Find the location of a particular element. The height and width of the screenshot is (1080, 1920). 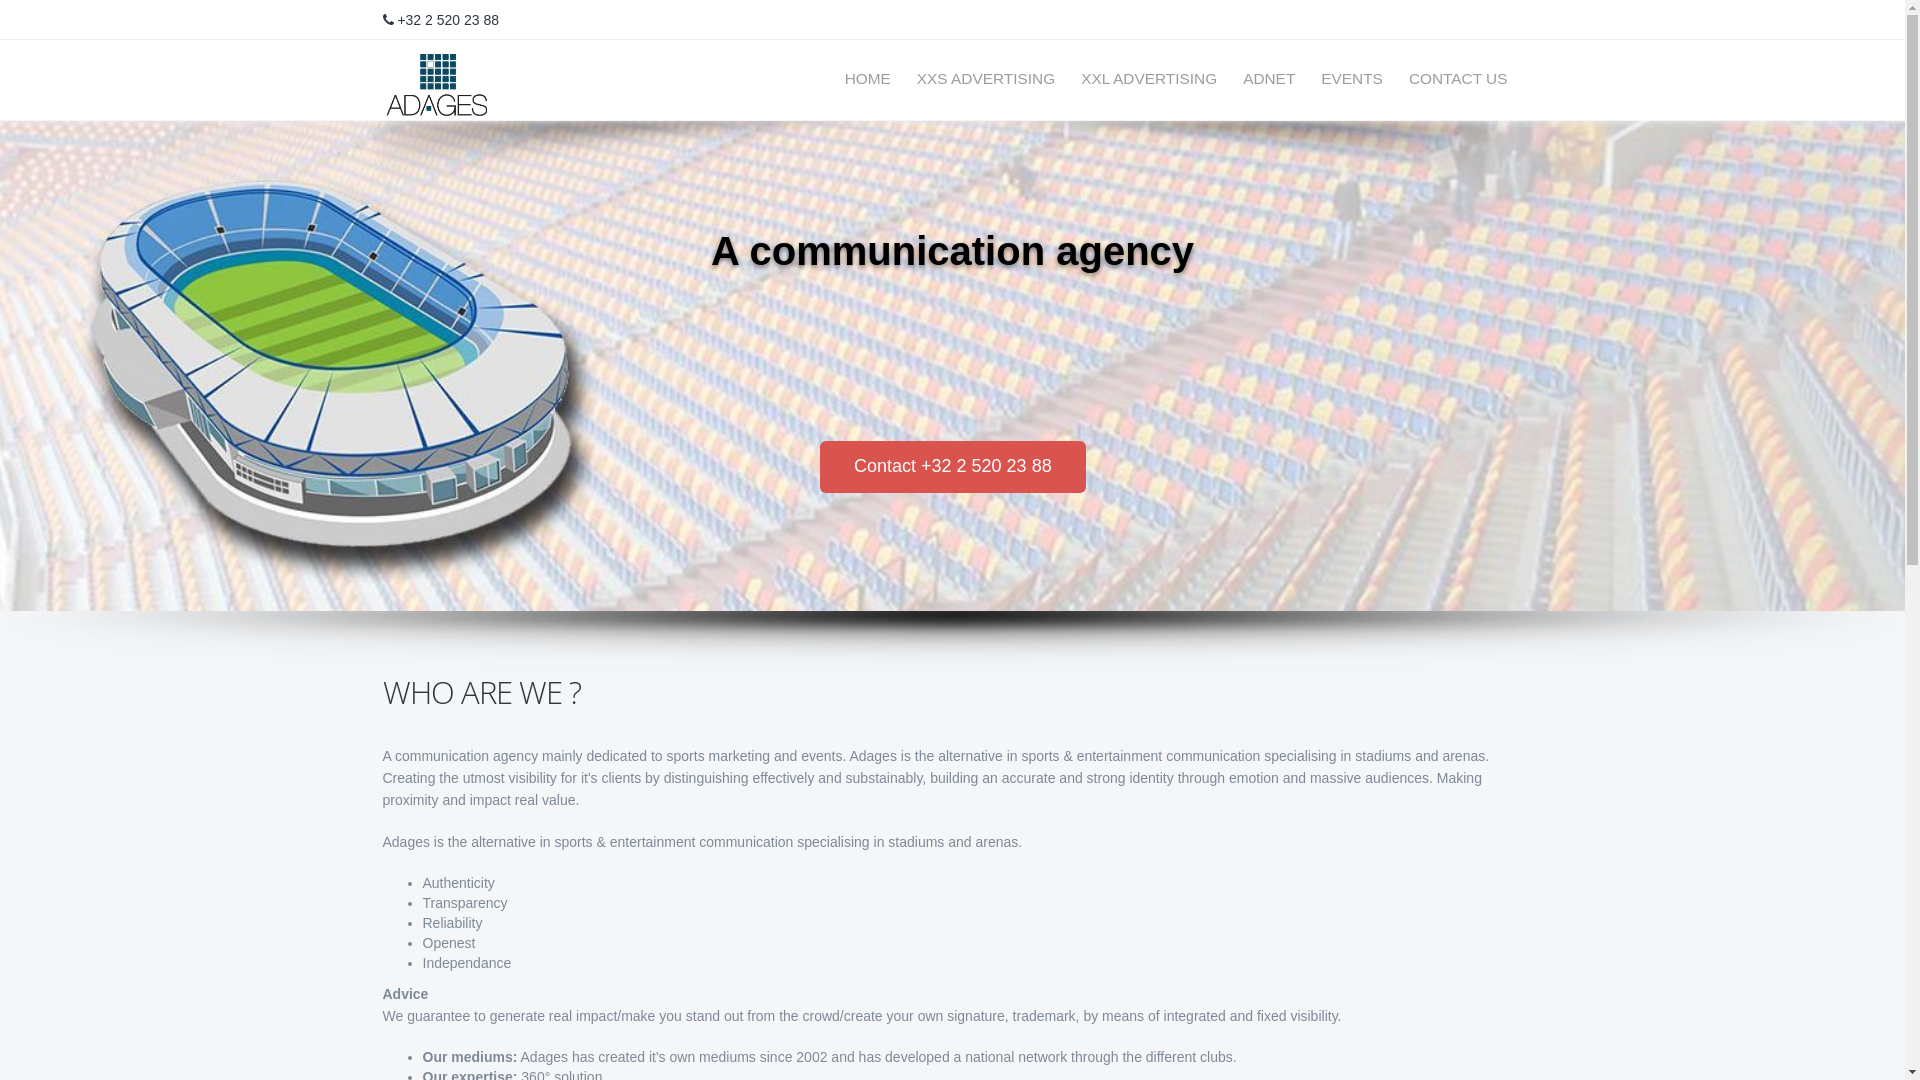

'ADNET' is located at coordinates (1227, 77).